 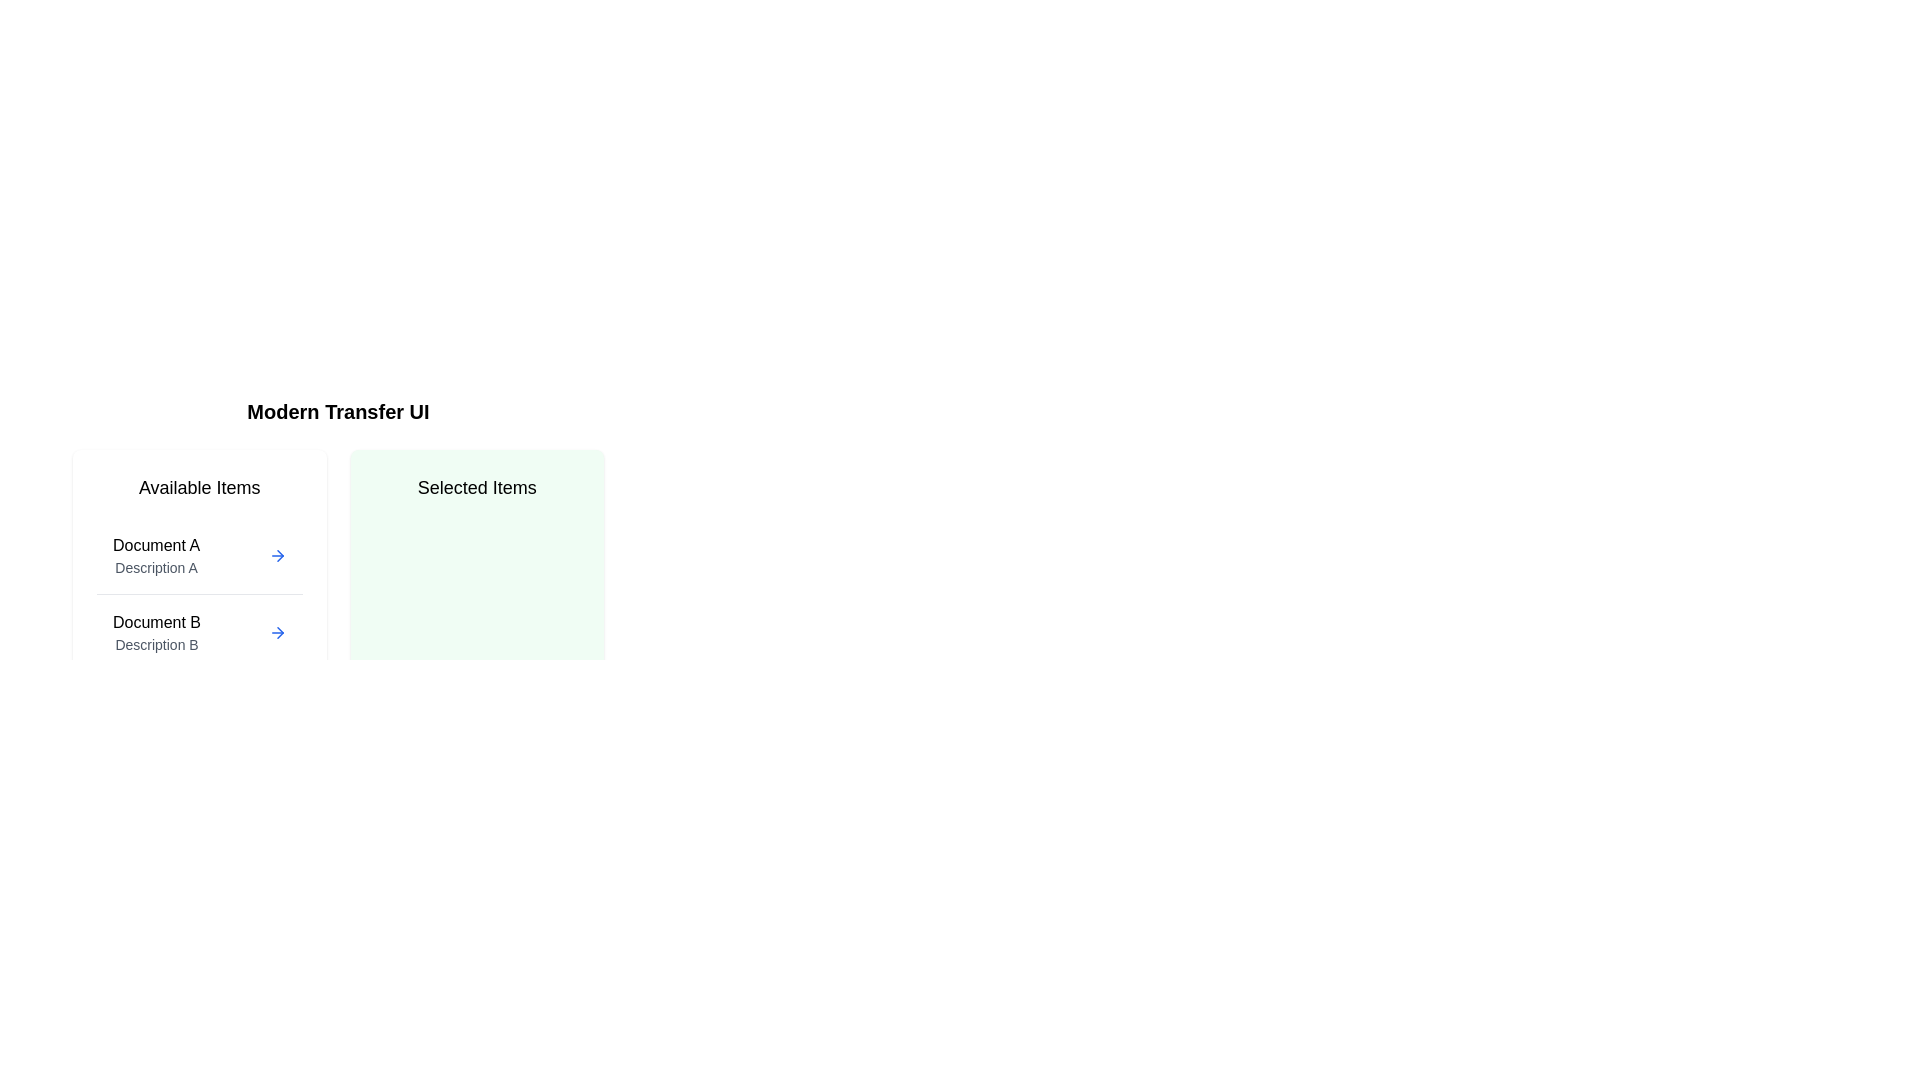 What do you see at coordinates (155, 555) in the screenshot?
I see `the first item in the 'Available Items' list, which represents 'Document A'` at bounding box center [155, 555].